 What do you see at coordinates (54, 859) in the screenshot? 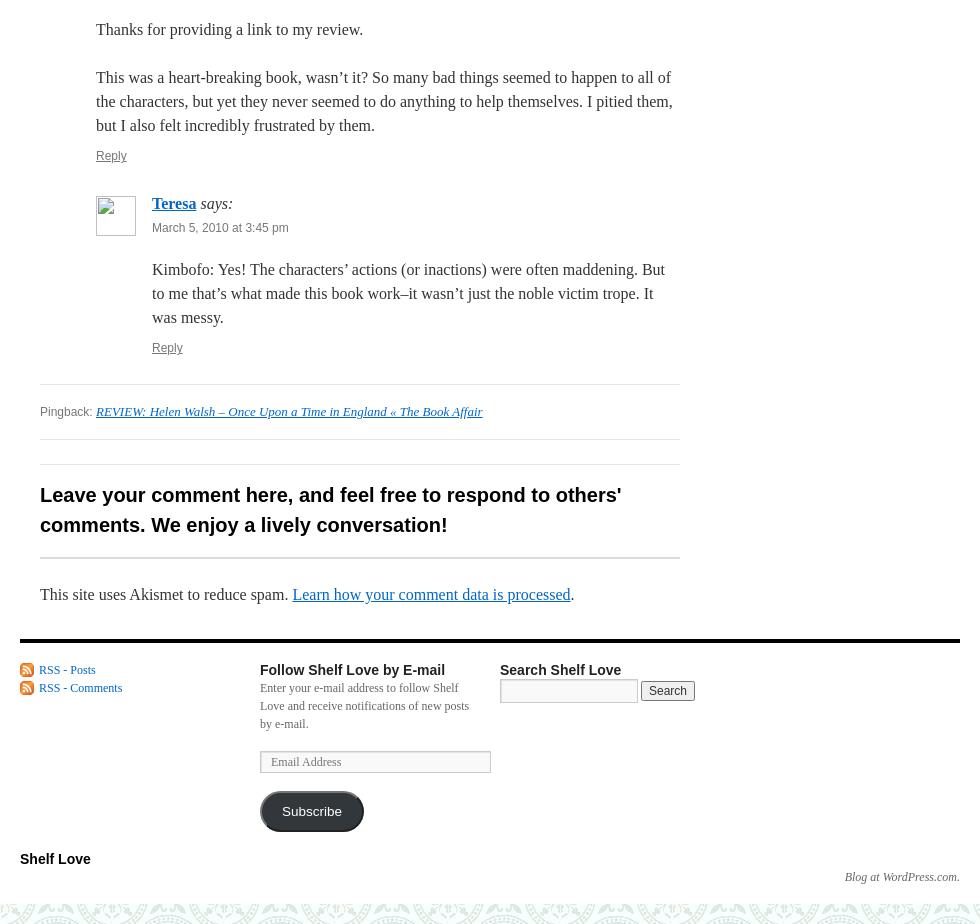
I see `'Shelf Love'` at bounding box center [54, 859].